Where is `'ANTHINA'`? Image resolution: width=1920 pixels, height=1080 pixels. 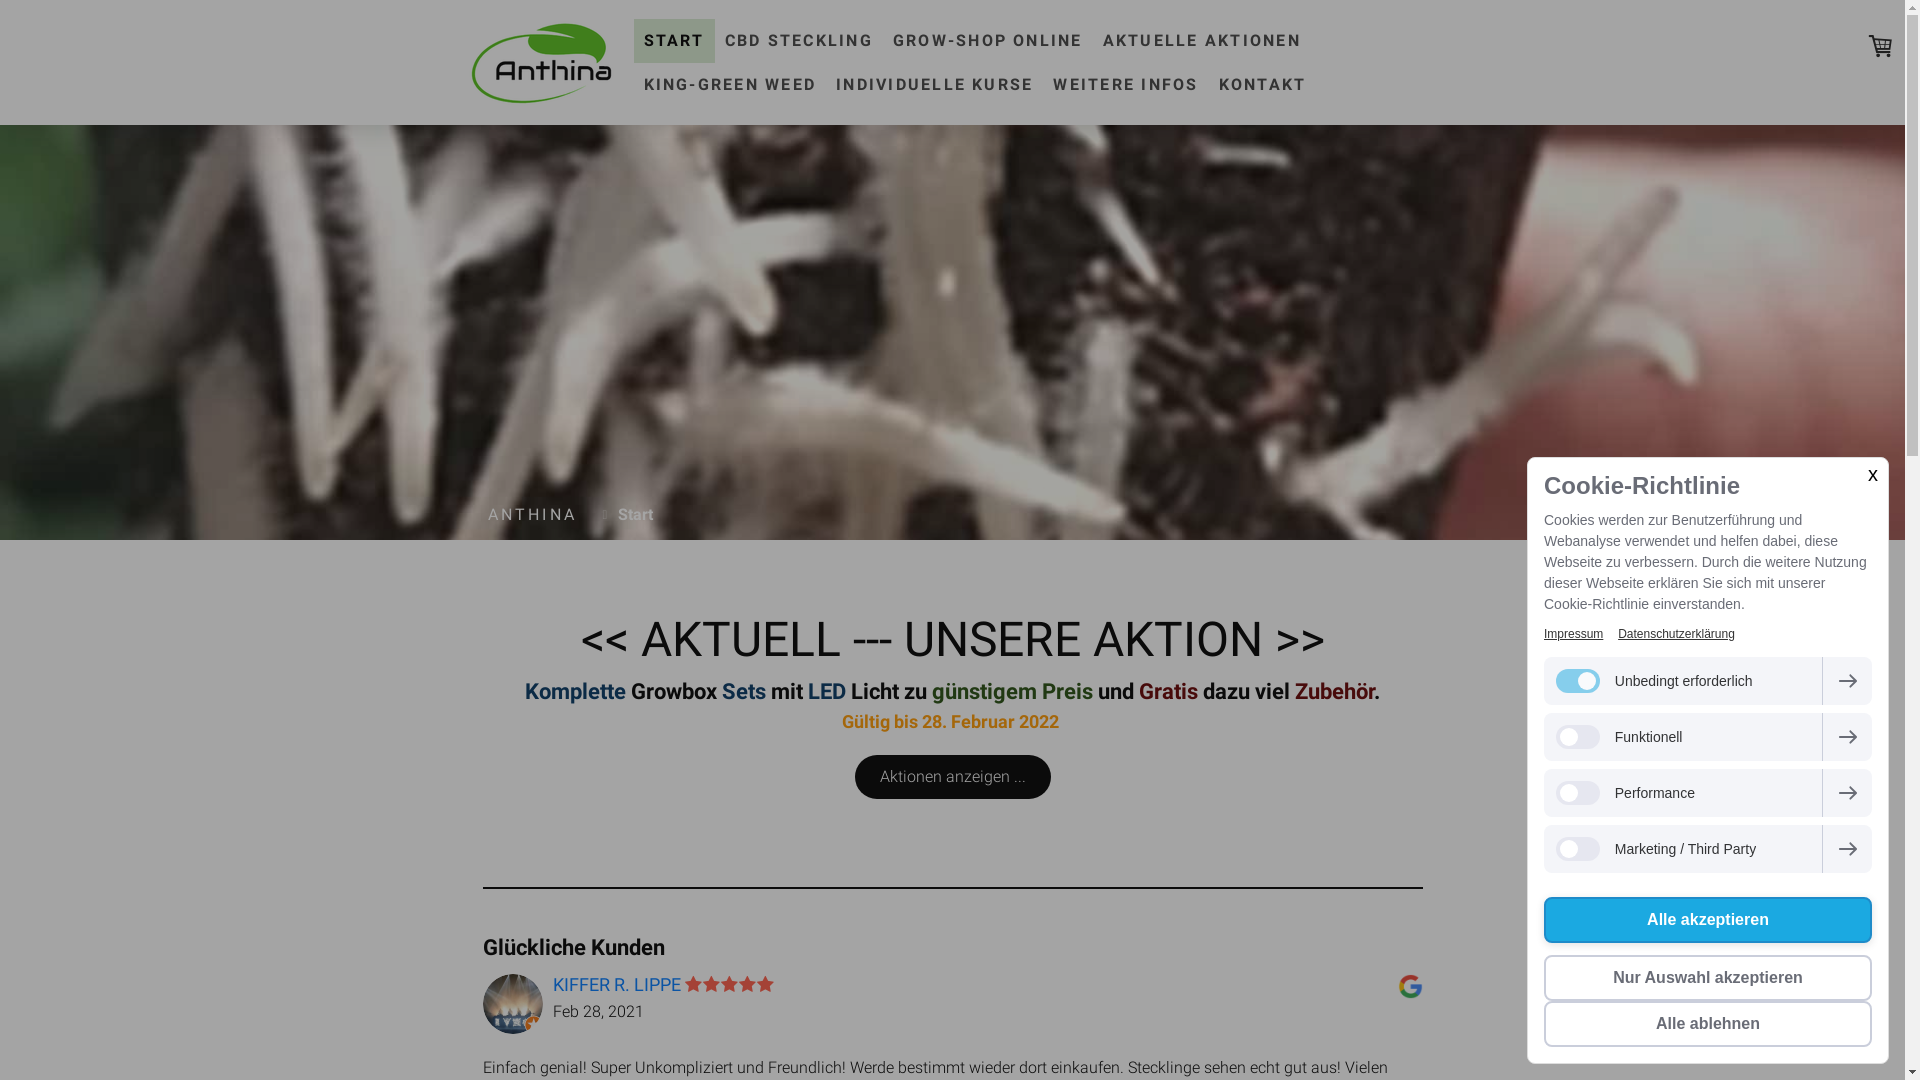
'ANTHINA' is located at coordinates (532, 514).